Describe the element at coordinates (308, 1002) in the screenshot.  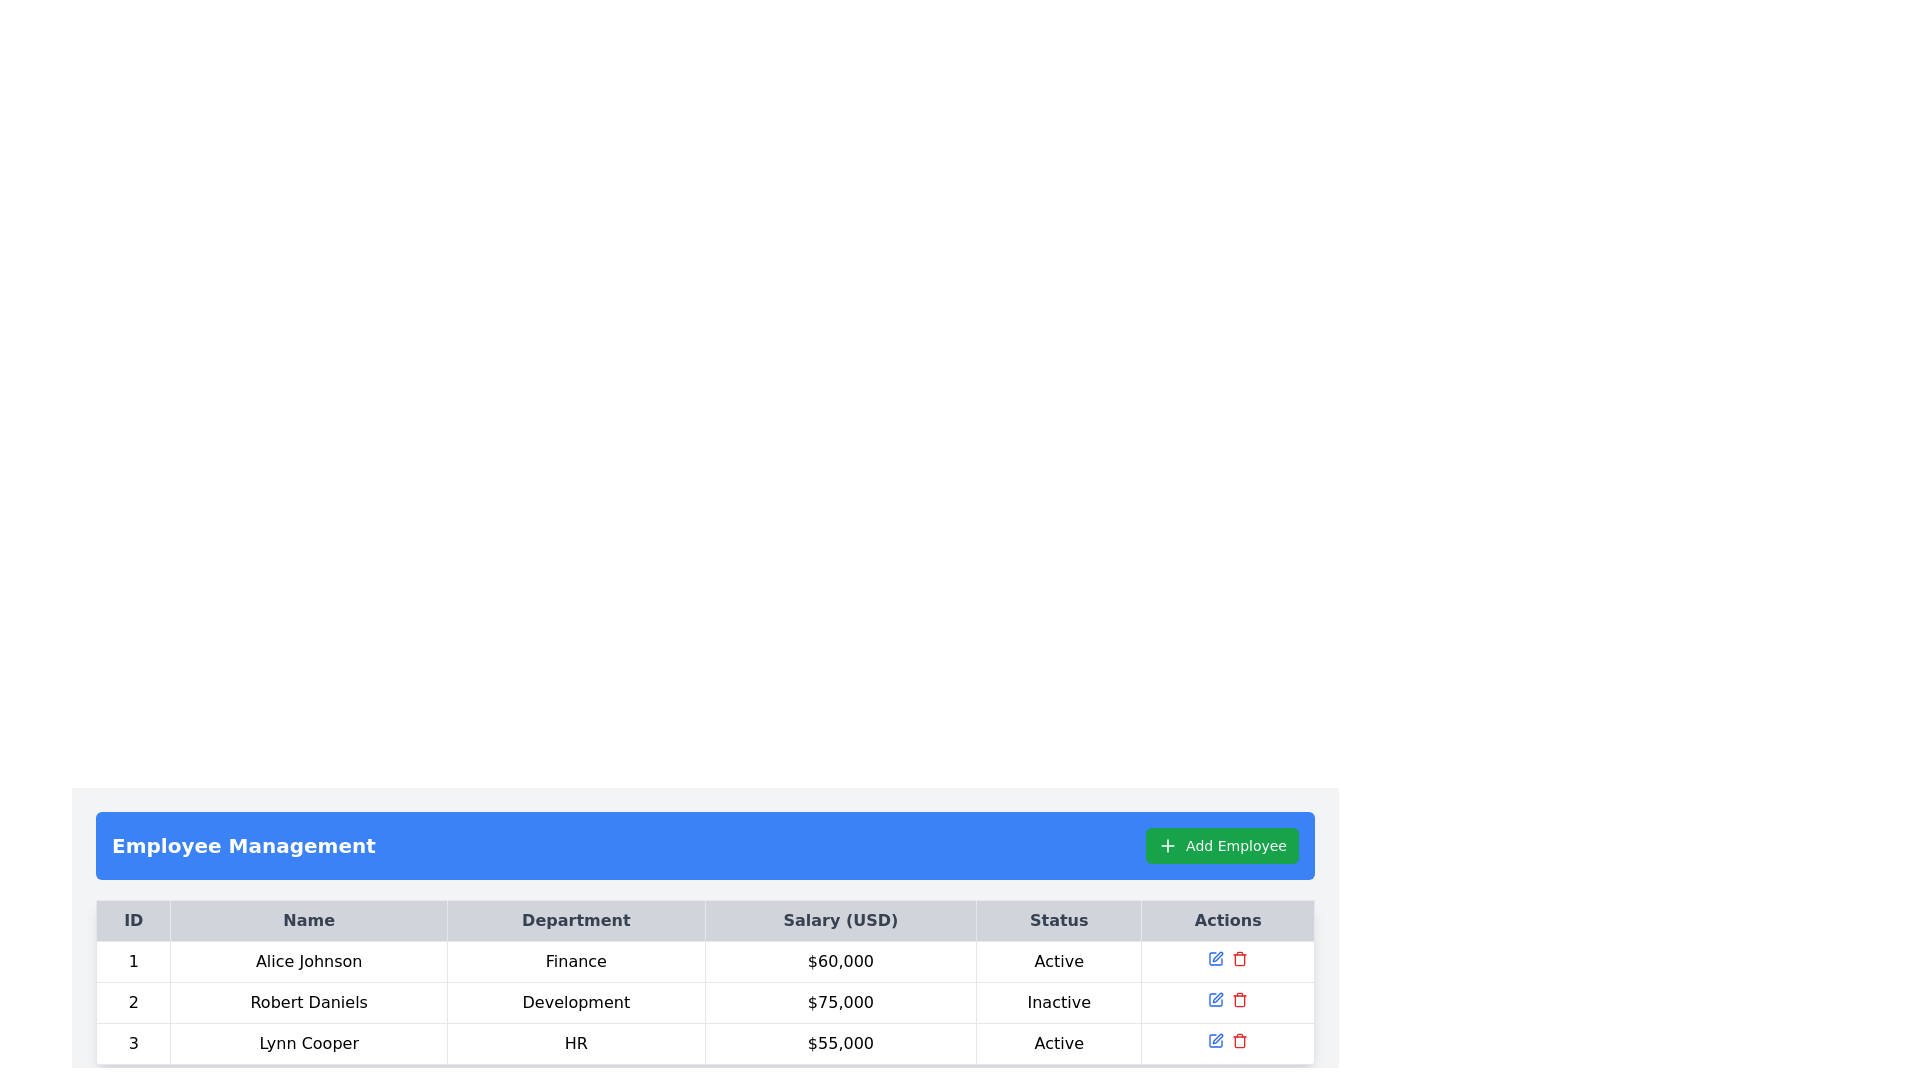
I see `the static text label indicating the name 'Robert Daniels' in the second row of the table under the 'Name' column` at that location.